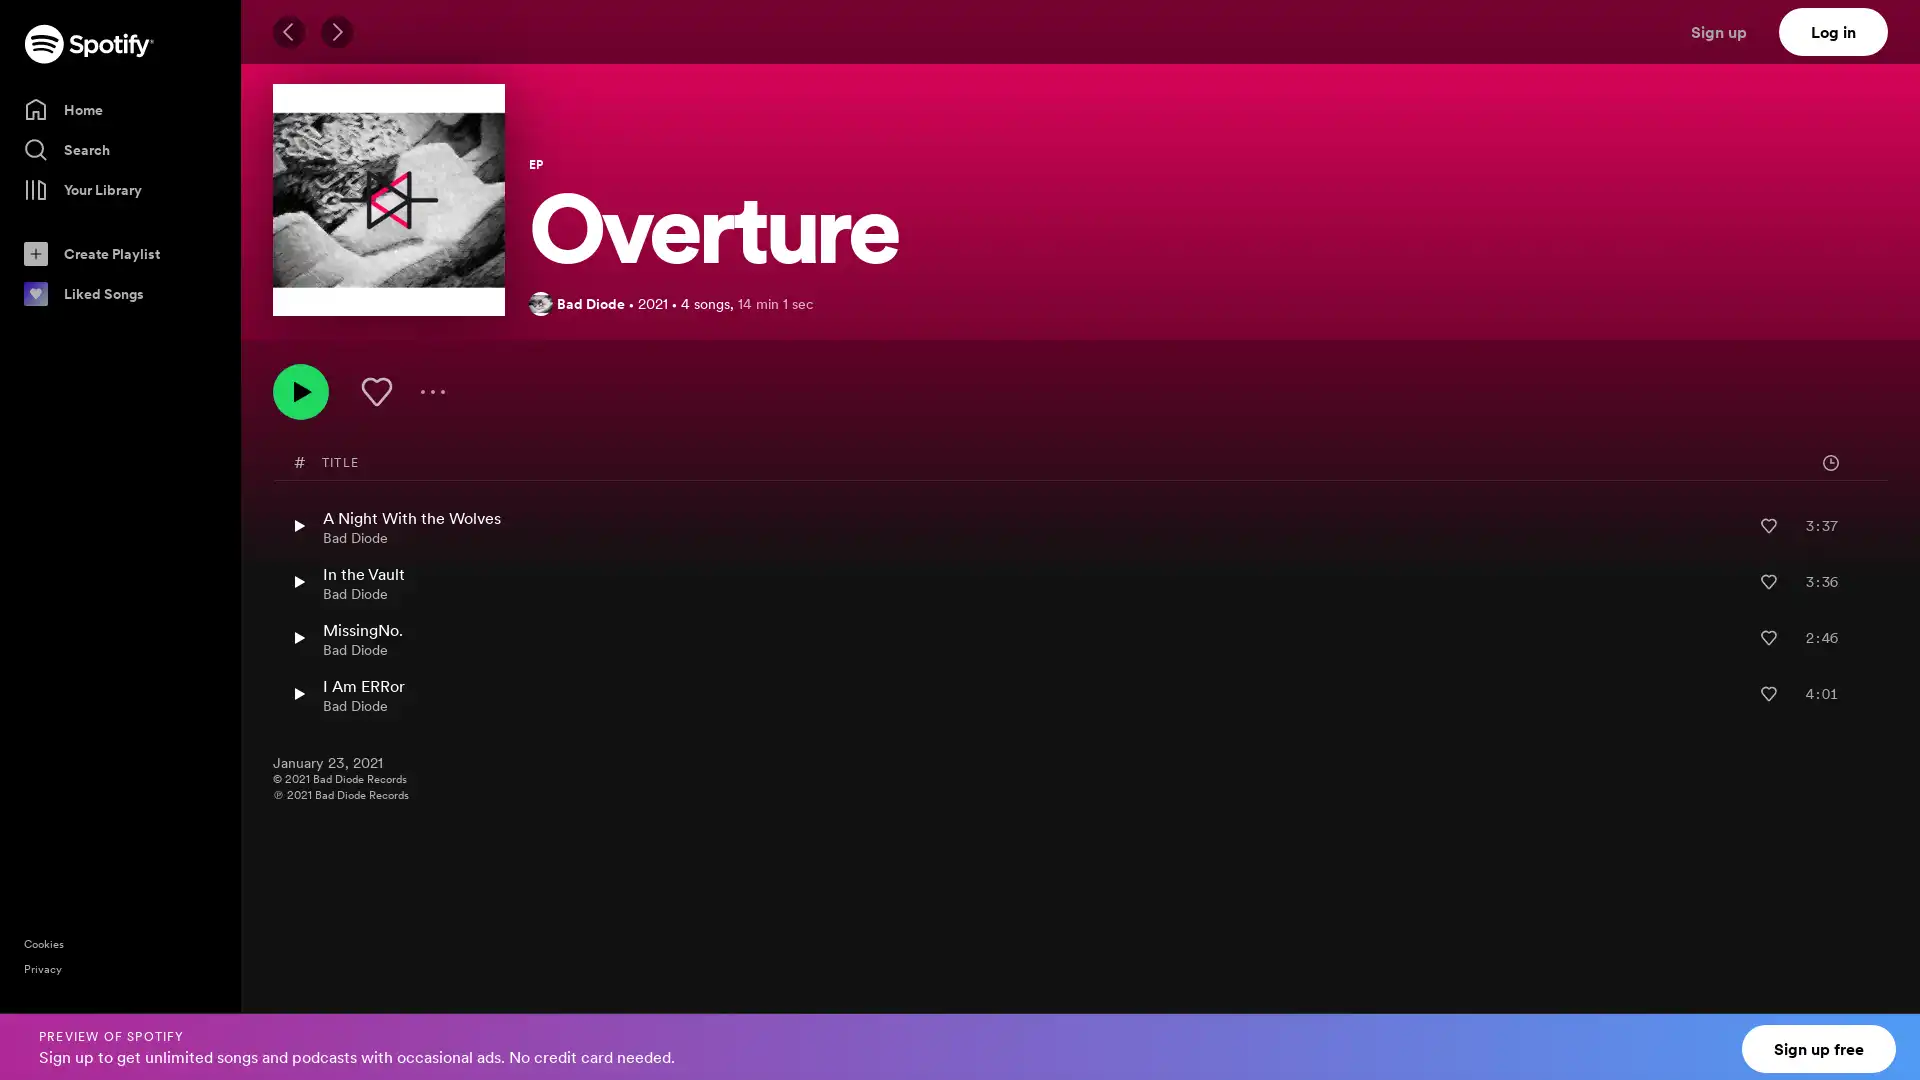  I want to click on Play MissingNo. by Bad Diode, so click(297, 637).